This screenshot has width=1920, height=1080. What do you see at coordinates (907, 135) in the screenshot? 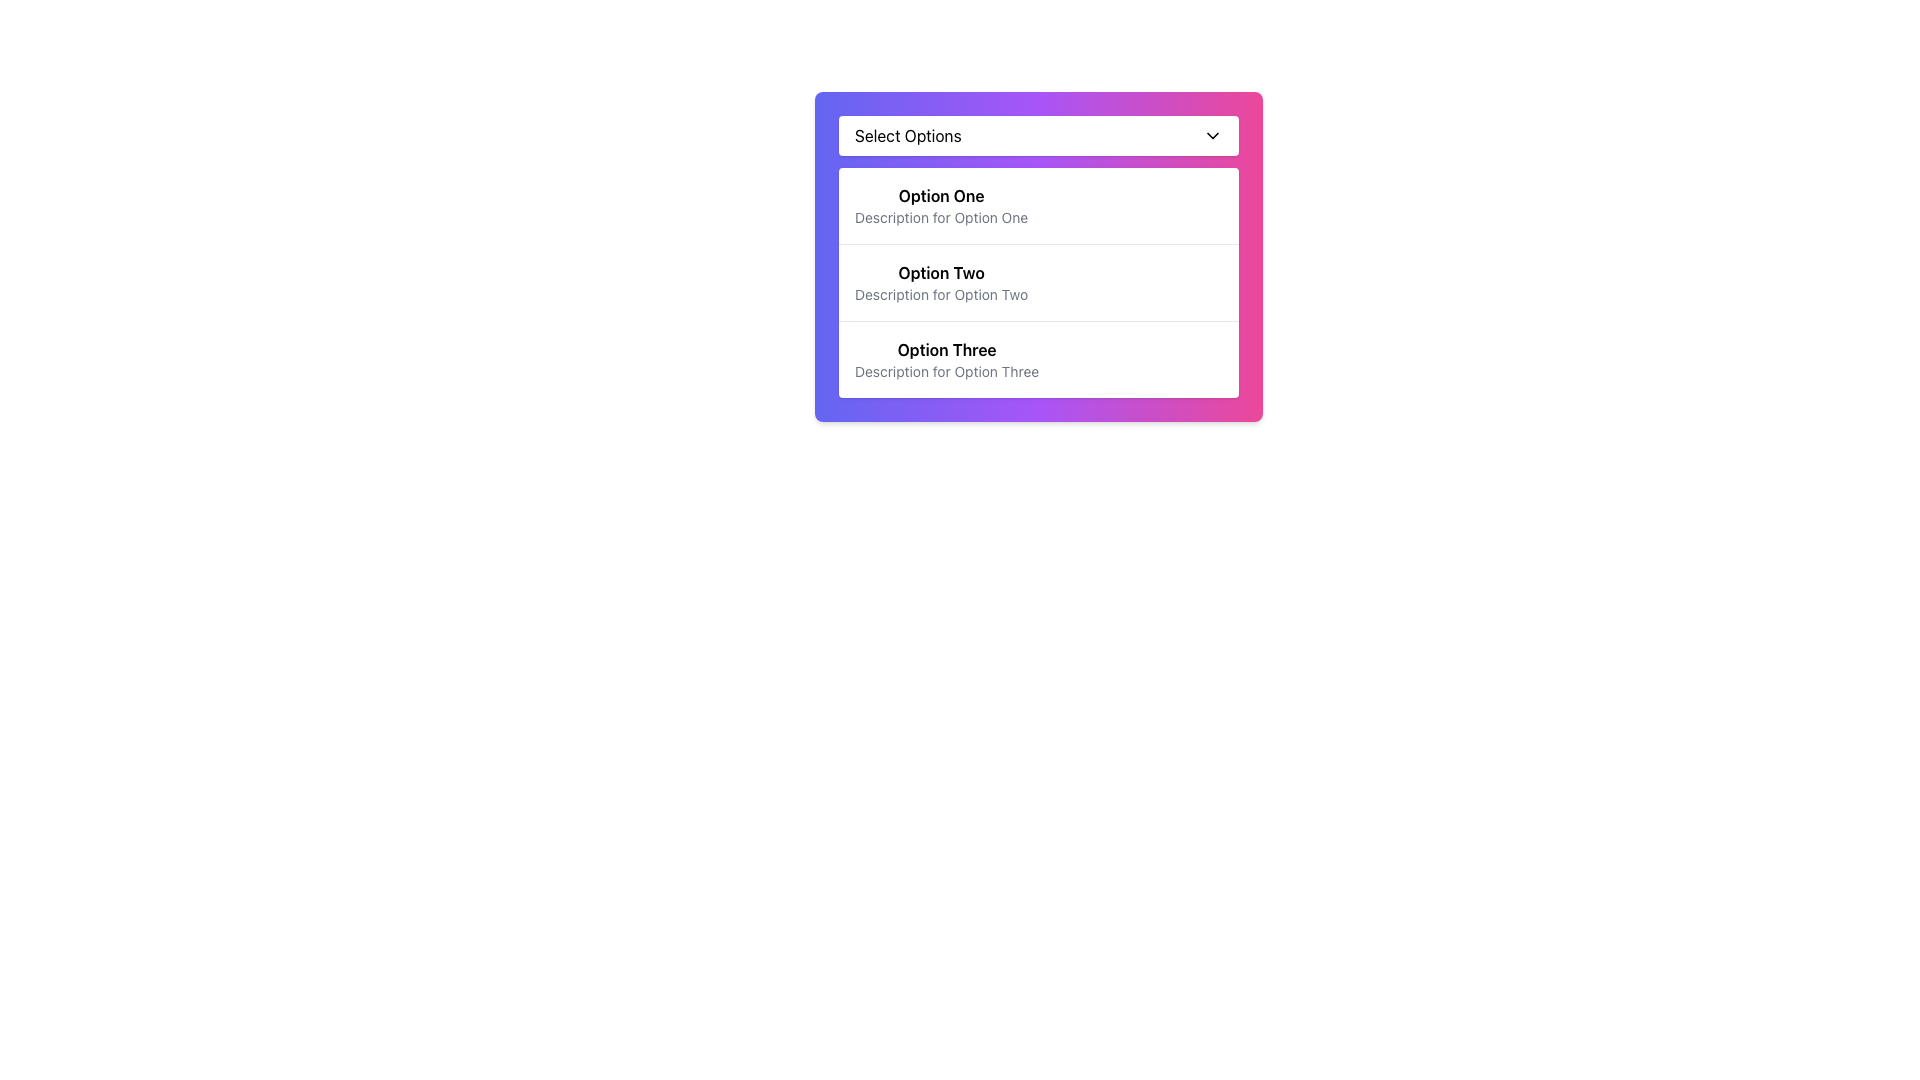
I see `text label located at the top section of the dropdown menu, which indicates the action or purpose of the component` at bounding box center [907, 135].